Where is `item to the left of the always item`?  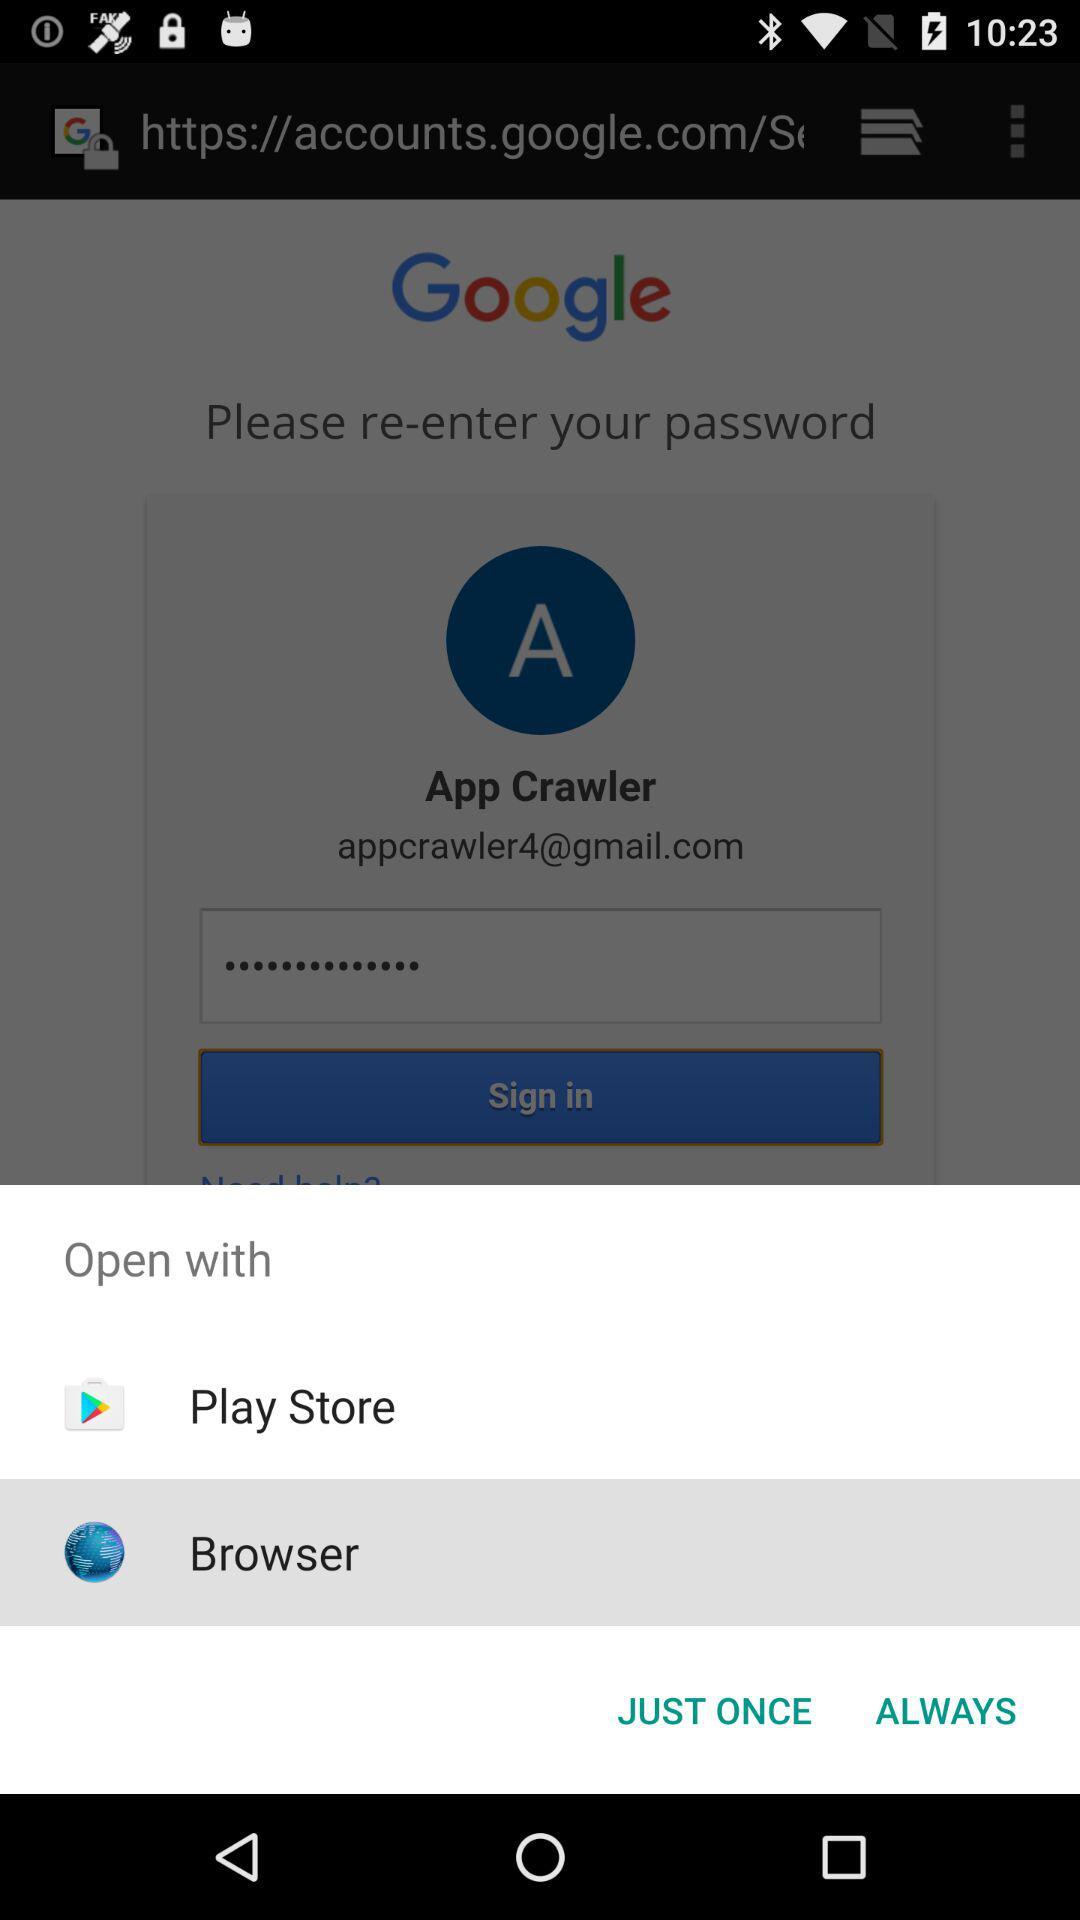 item to the left of the always item is located at coordinates (713, 1708).